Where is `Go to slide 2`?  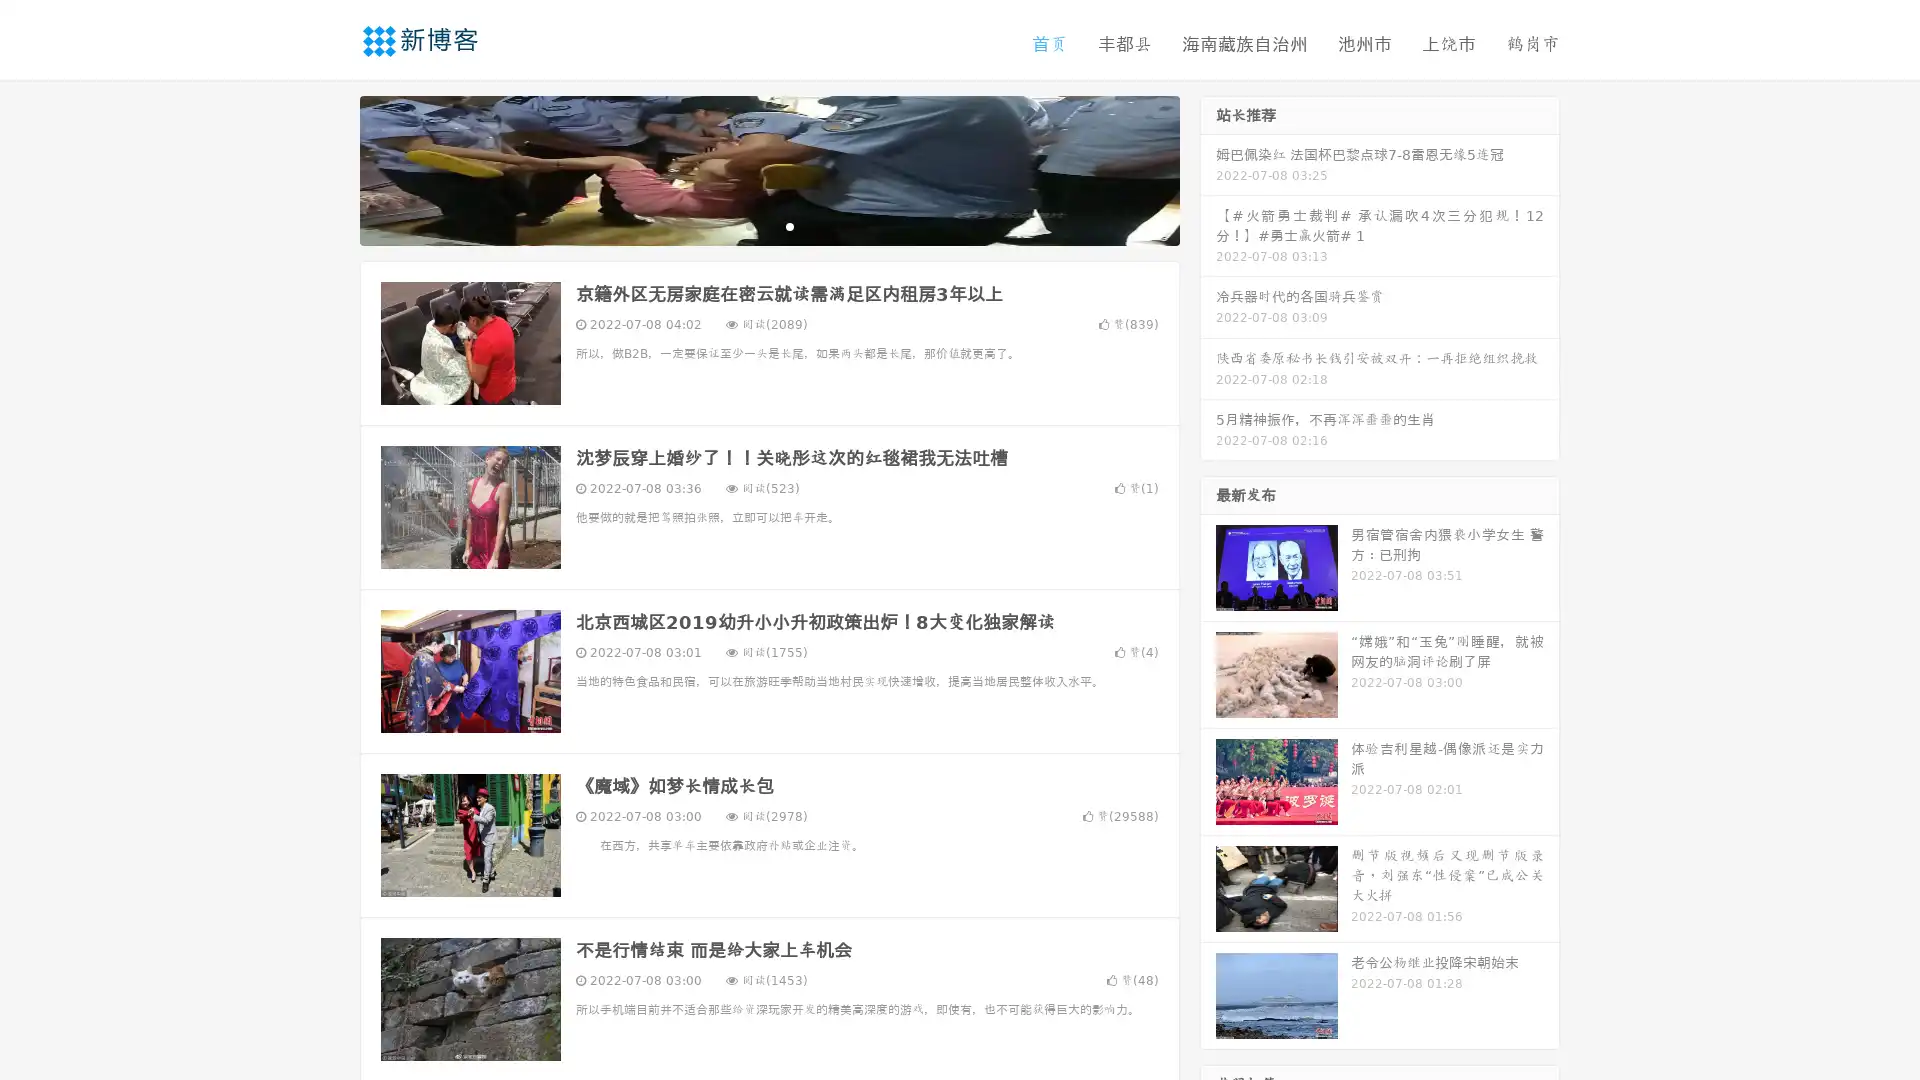
Go to slide 2 is located at coordinates (768, 225).